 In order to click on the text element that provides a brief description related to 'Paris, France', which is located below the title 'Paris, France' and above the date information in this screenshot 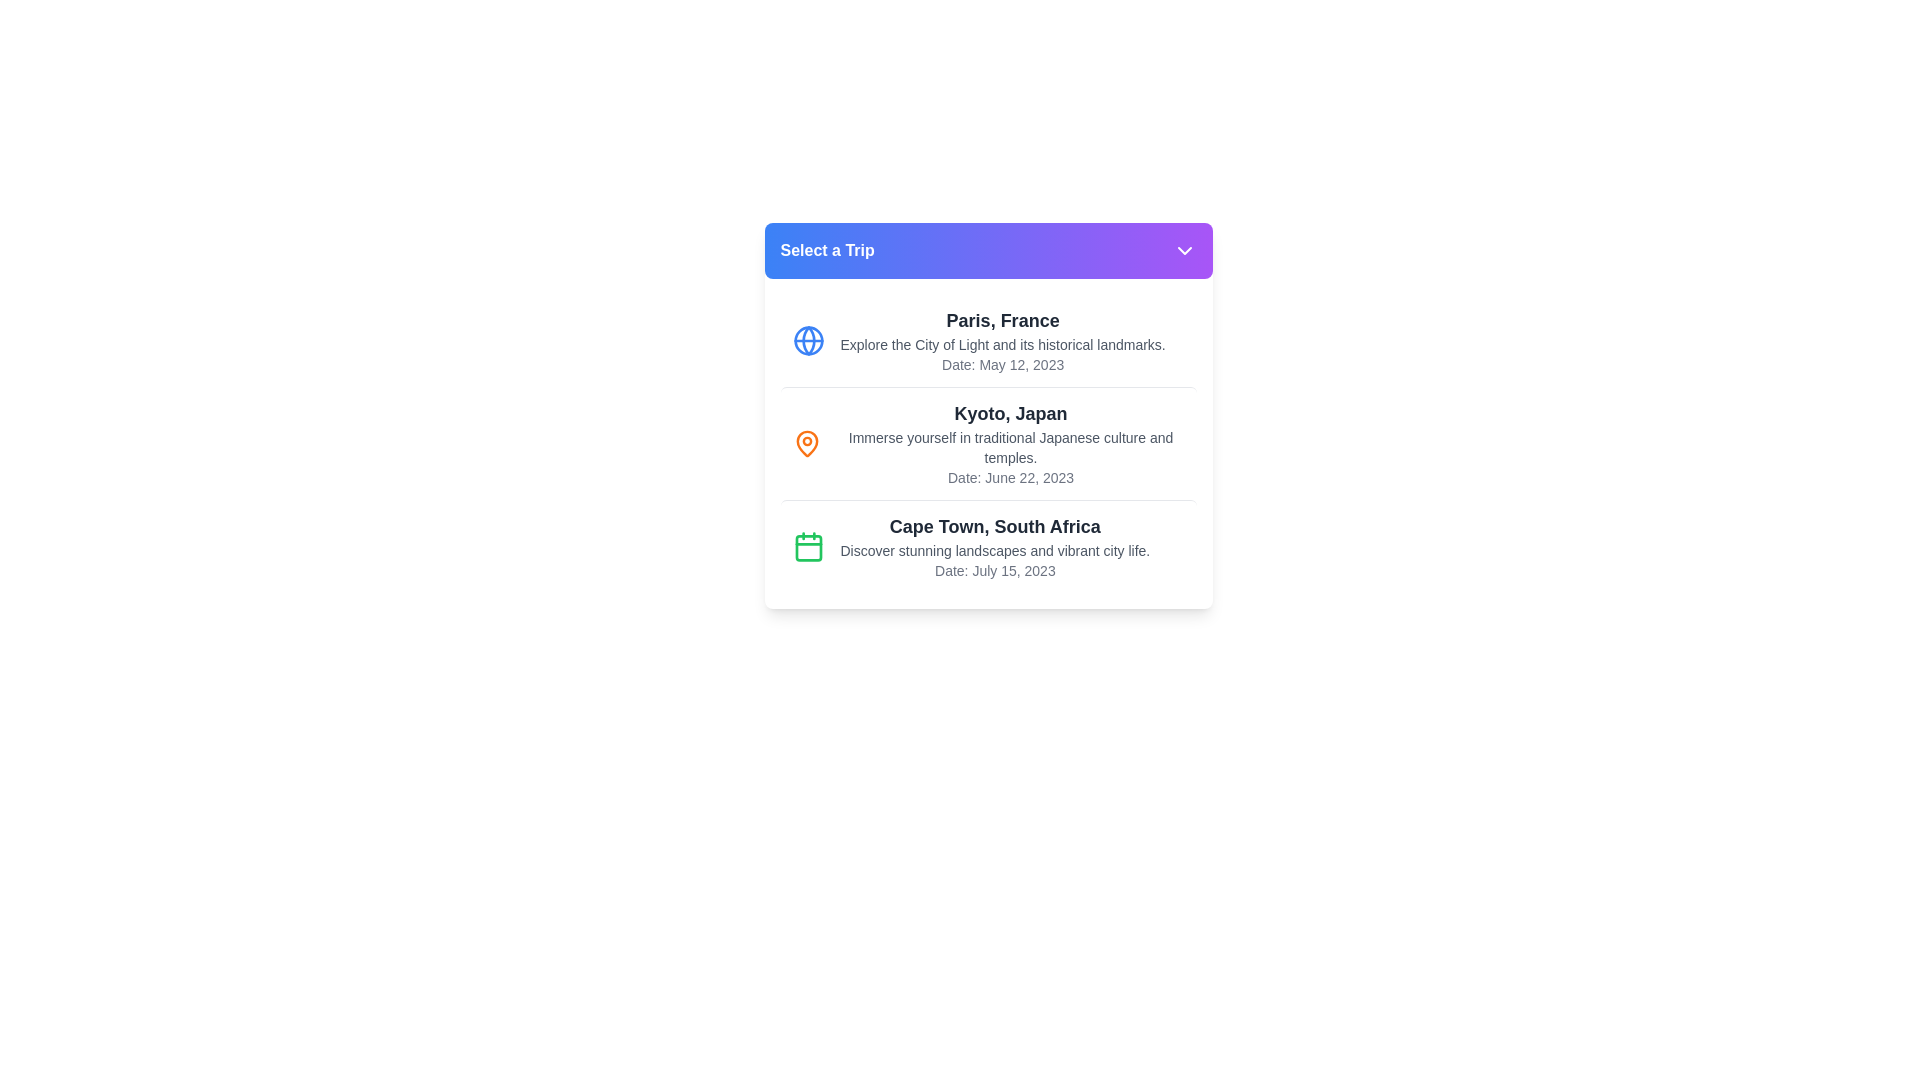, I will do `click(1003, 343)`.